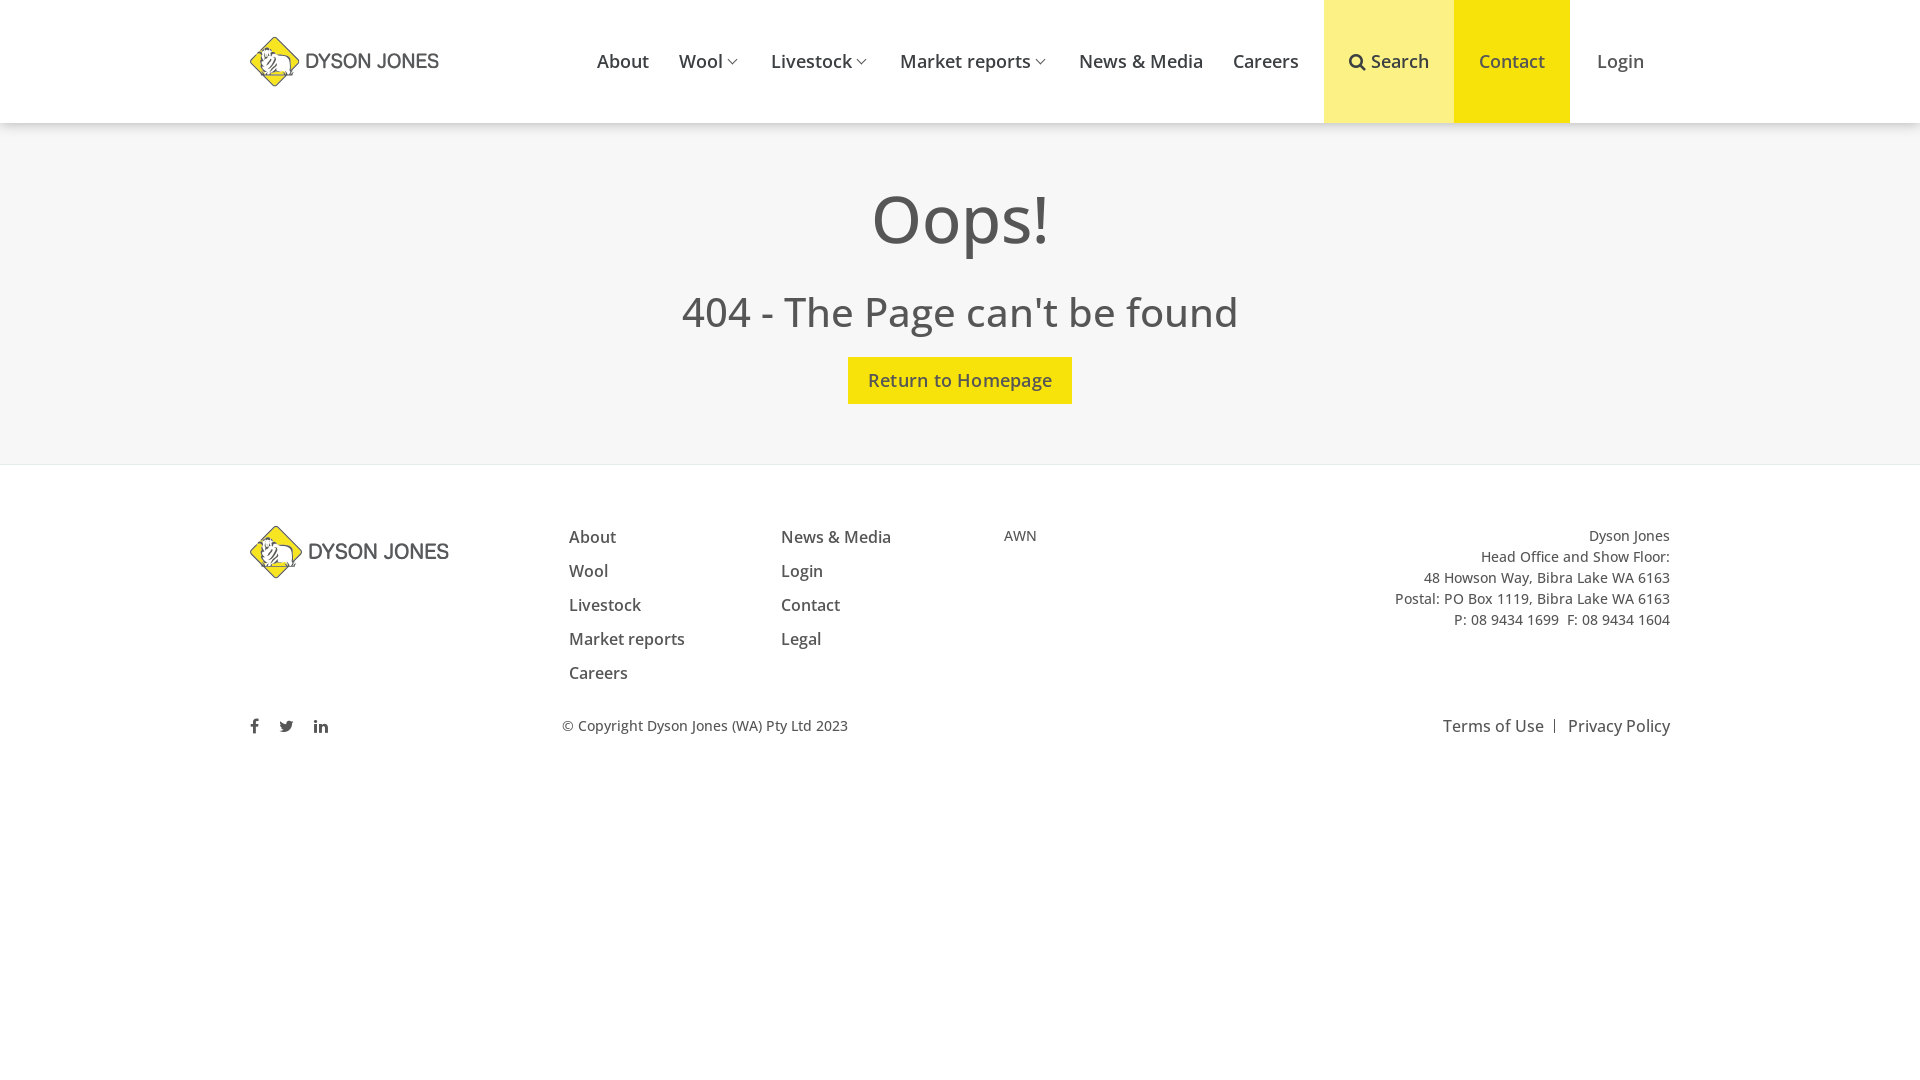 This screenshot has width=1920, height=1080. Describe the element at coordinates (800, 639) in the screenshot. I see `'Legal'` at that location.